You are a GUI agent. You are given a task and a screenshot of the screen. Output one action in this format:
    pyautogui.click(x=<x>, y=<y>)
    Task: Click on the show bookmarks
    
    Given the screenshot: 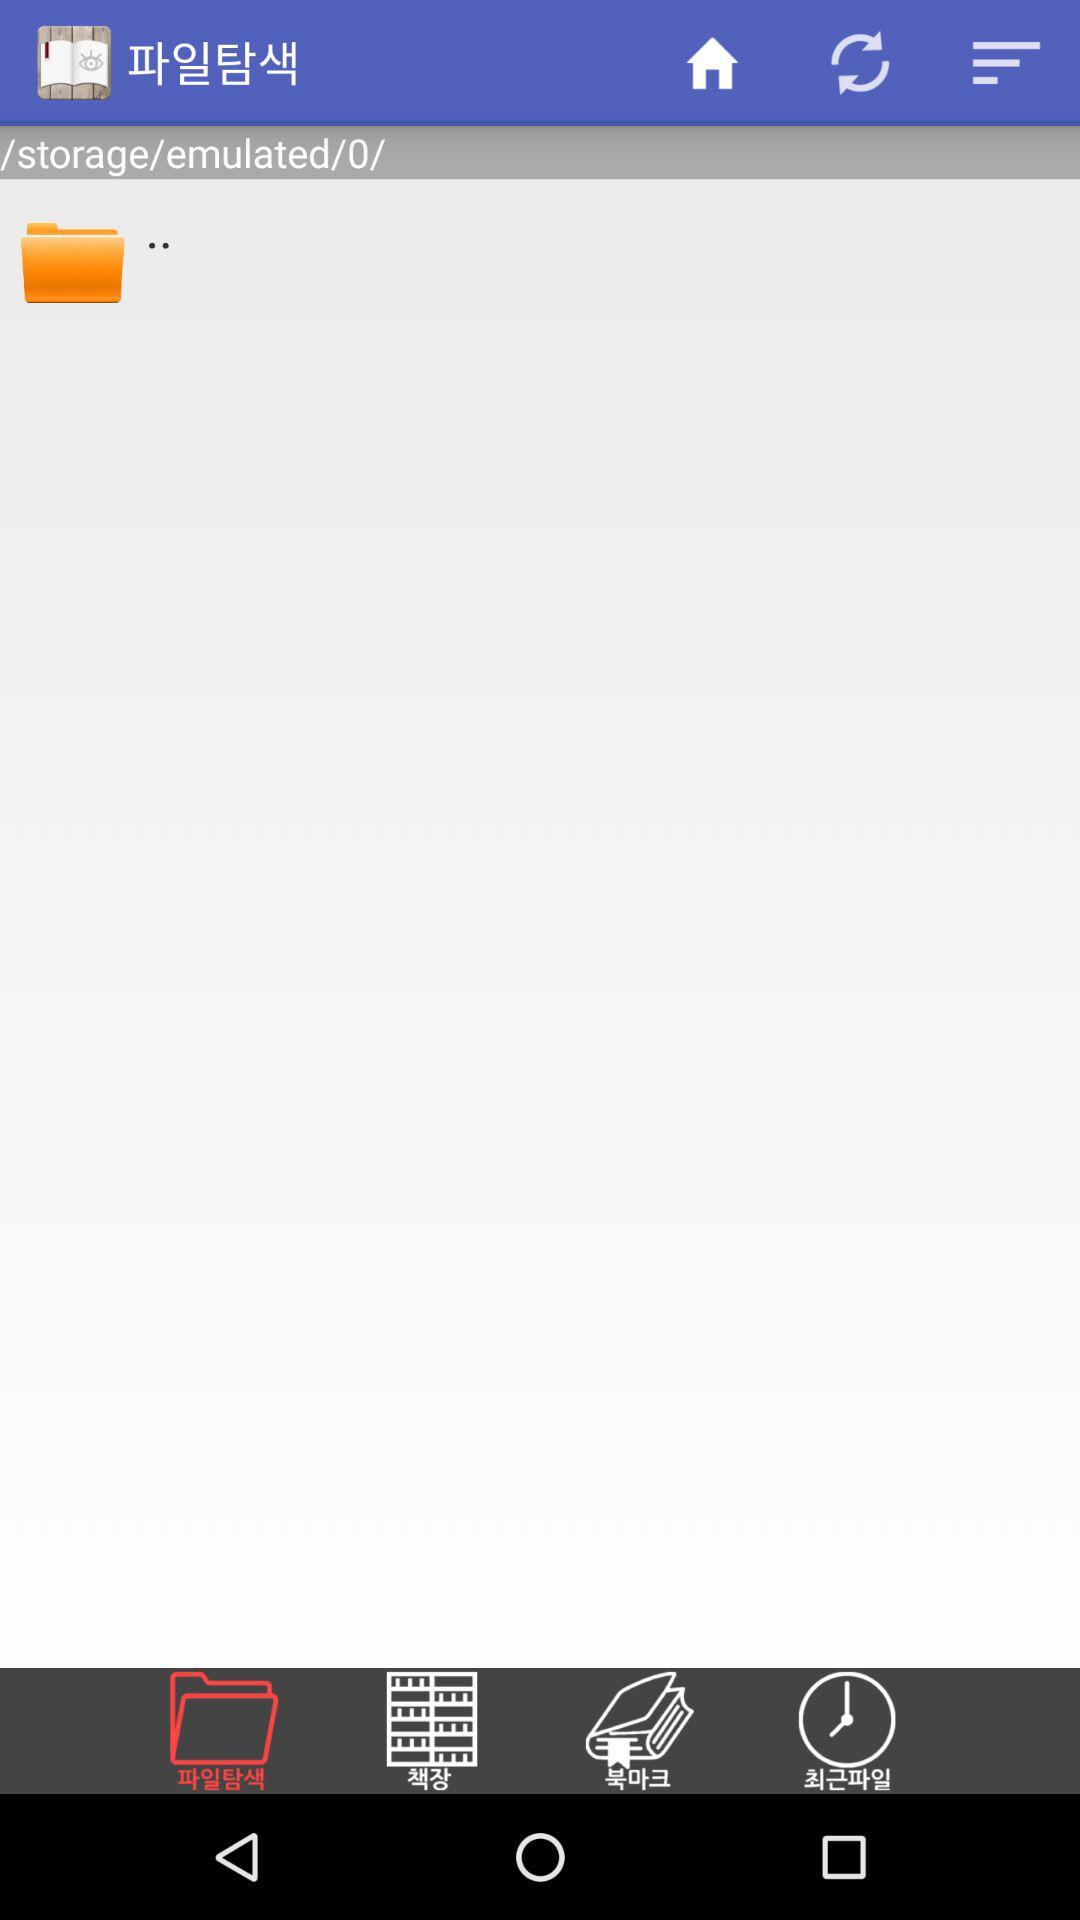 What is the action you would take?
    pyautogui.click(x=663, y=1730)
    